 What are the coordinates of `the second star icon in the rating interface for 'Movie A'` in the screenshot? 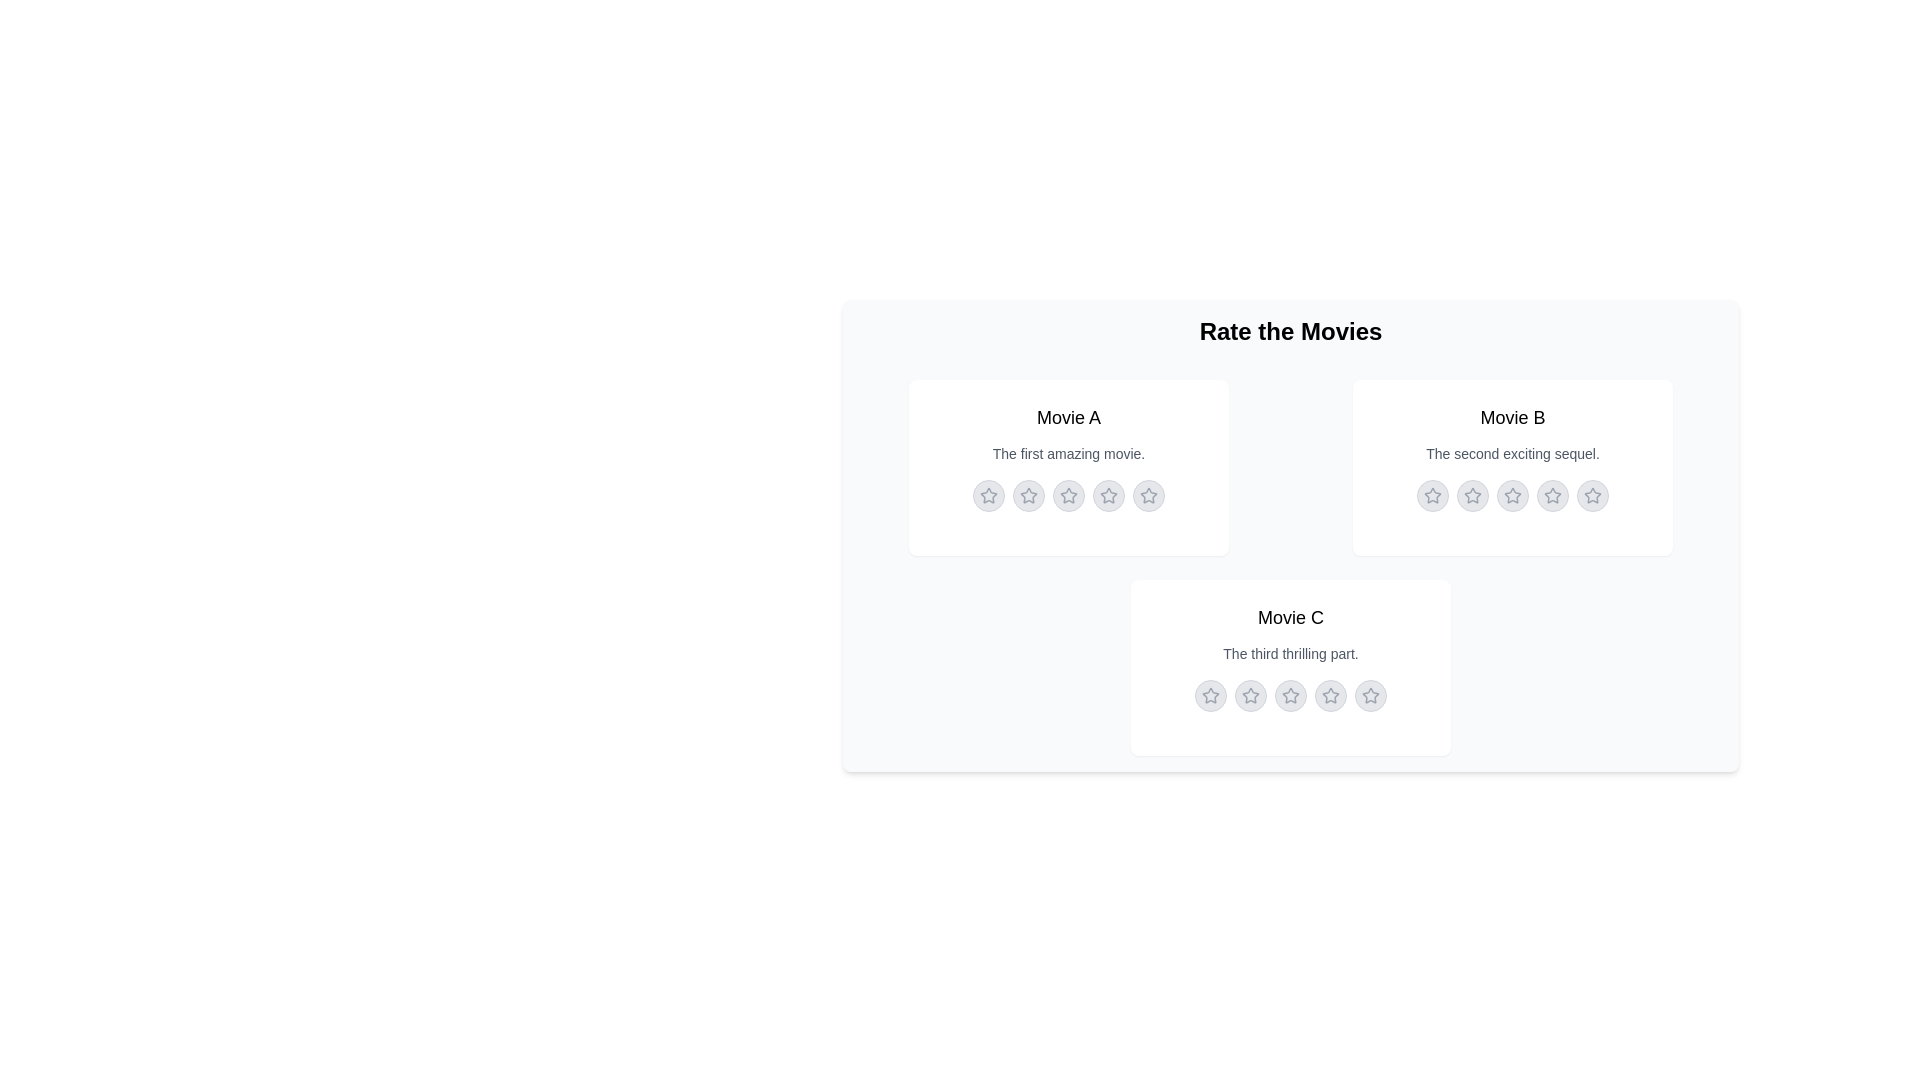 It's located at (1068, 495).